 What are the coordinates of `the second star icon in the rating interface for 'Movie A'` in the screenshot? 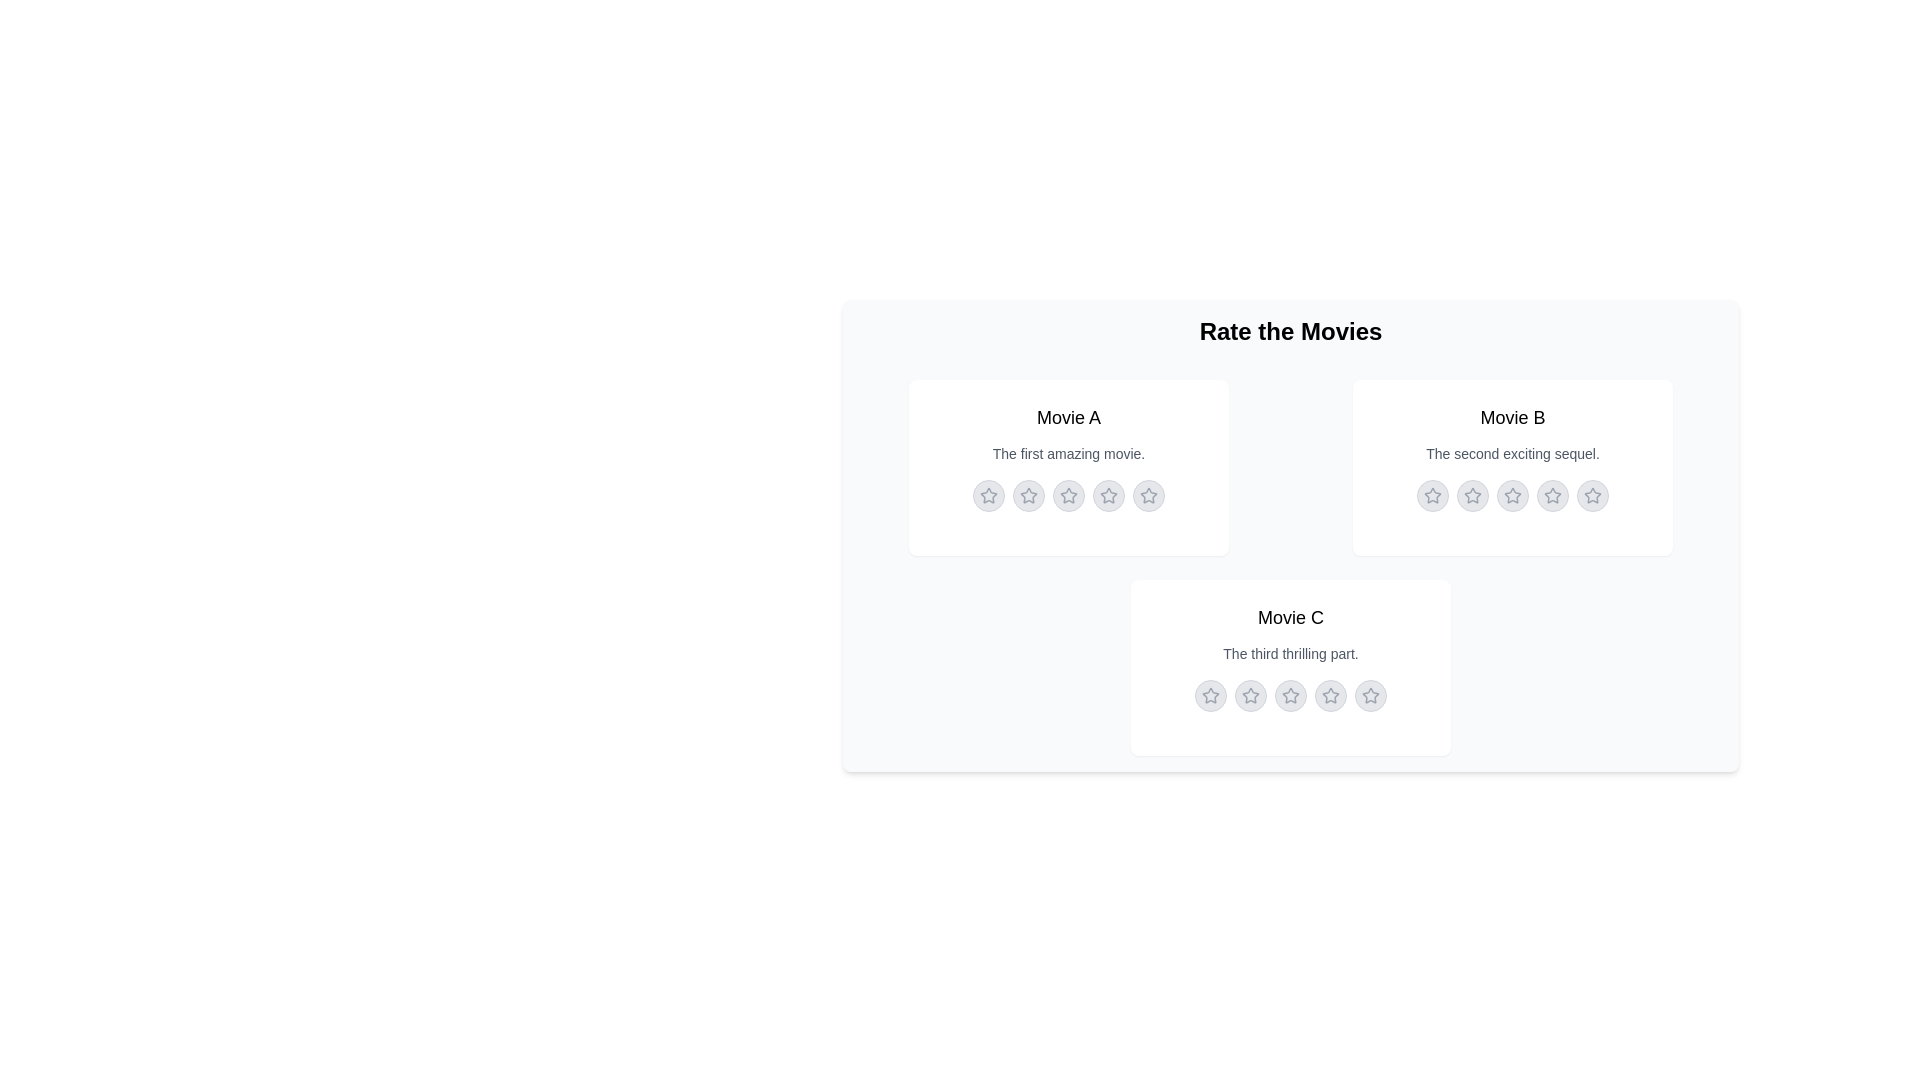 It's located at (1068, 495).